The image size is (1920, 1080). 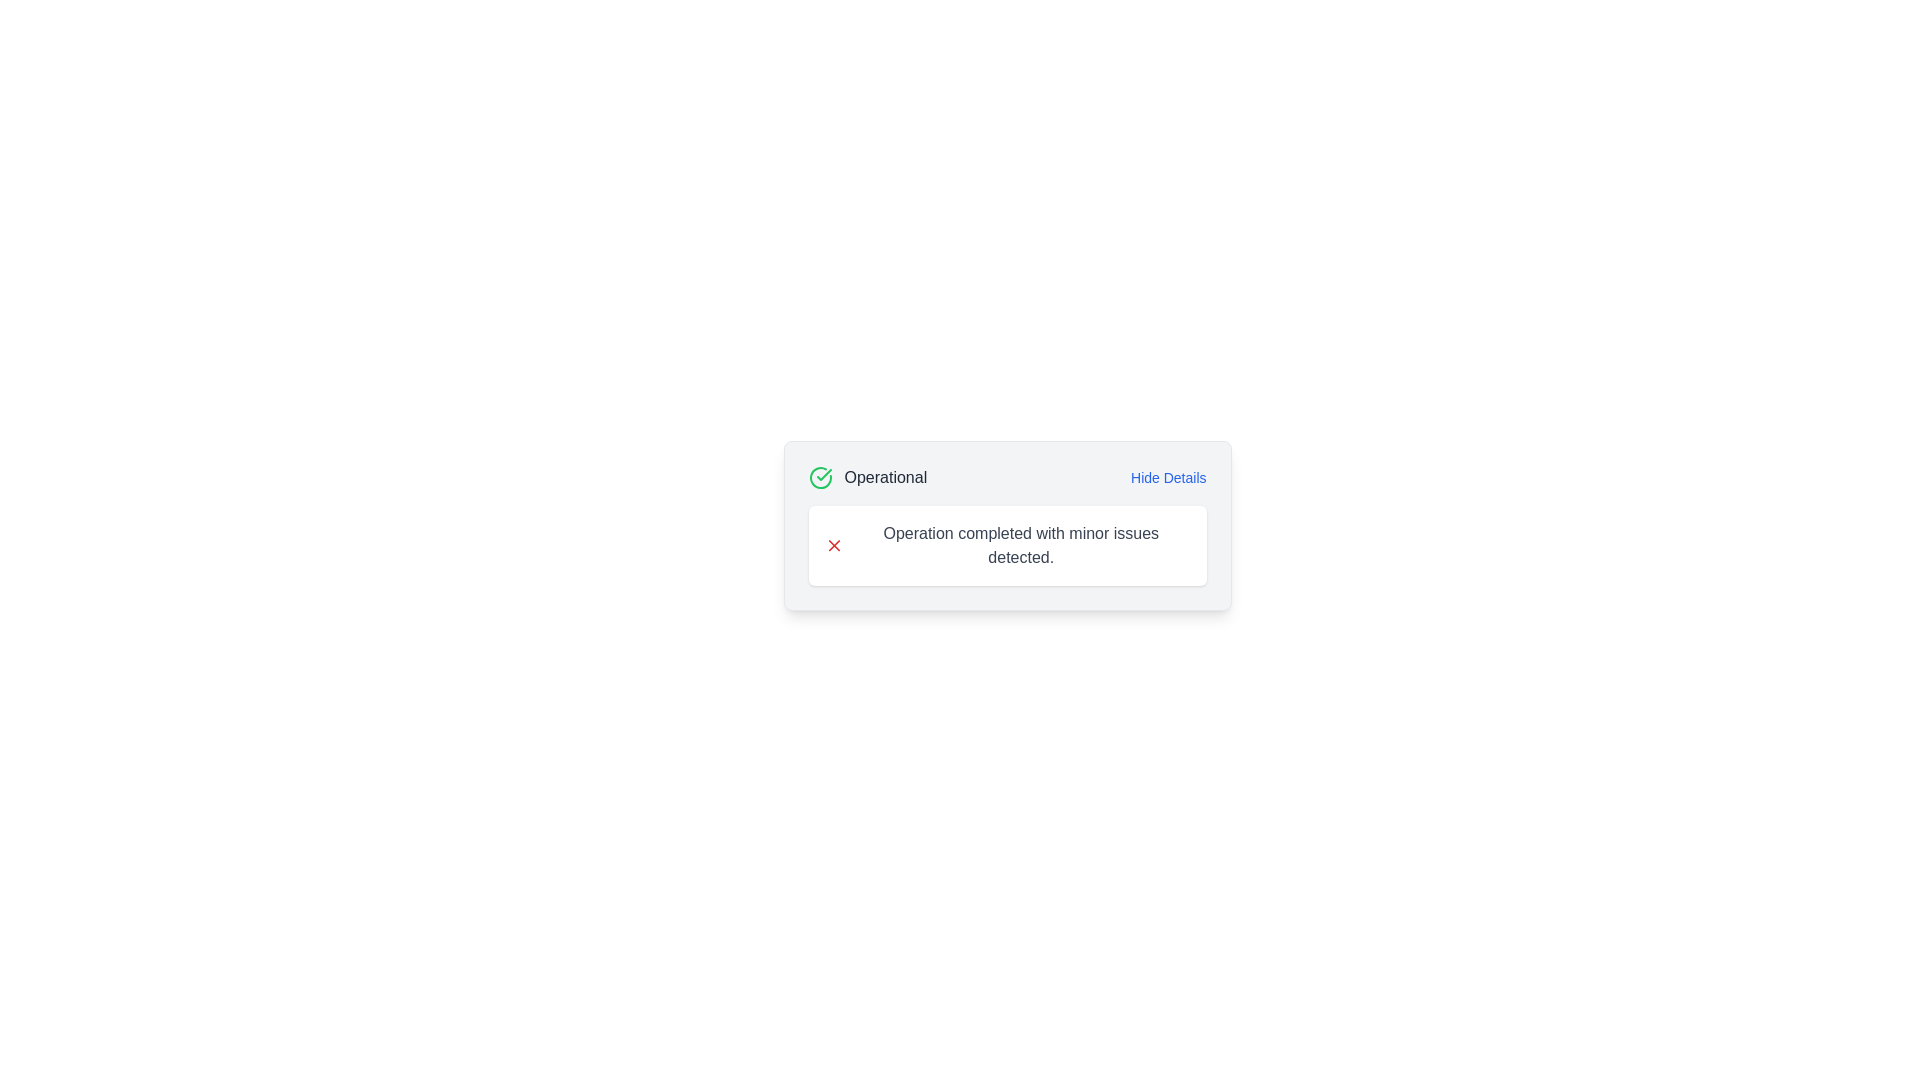 I want to click on the alert icon indicating a minor issue, positioned to the left of the message 'Operation completed with minor issues detected.', so click(x=834, y=546).